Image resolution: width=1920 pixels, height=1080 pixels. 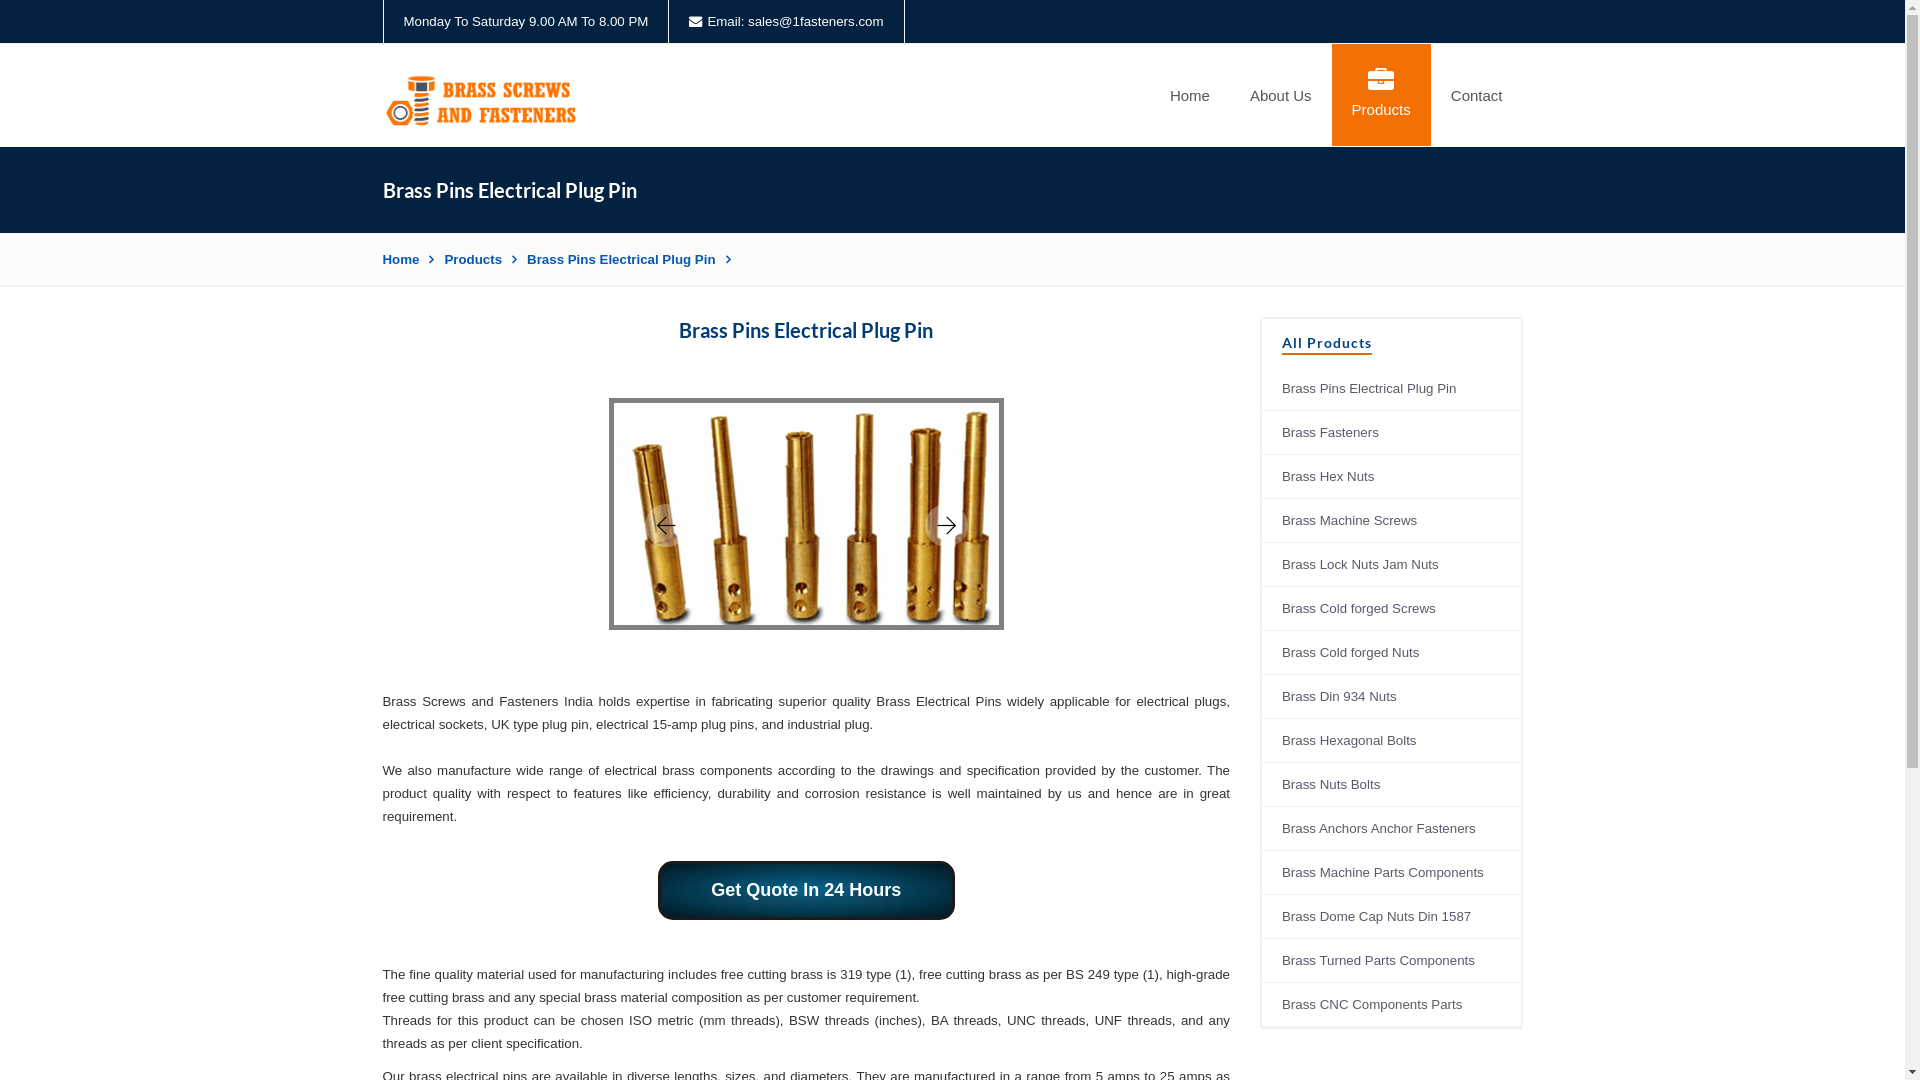 What do you see at coordinates (1261, 564) in the screenshot?
I see `'Brass Lock Nuts Jam Nuts'` at bounding box center [1261, 564].